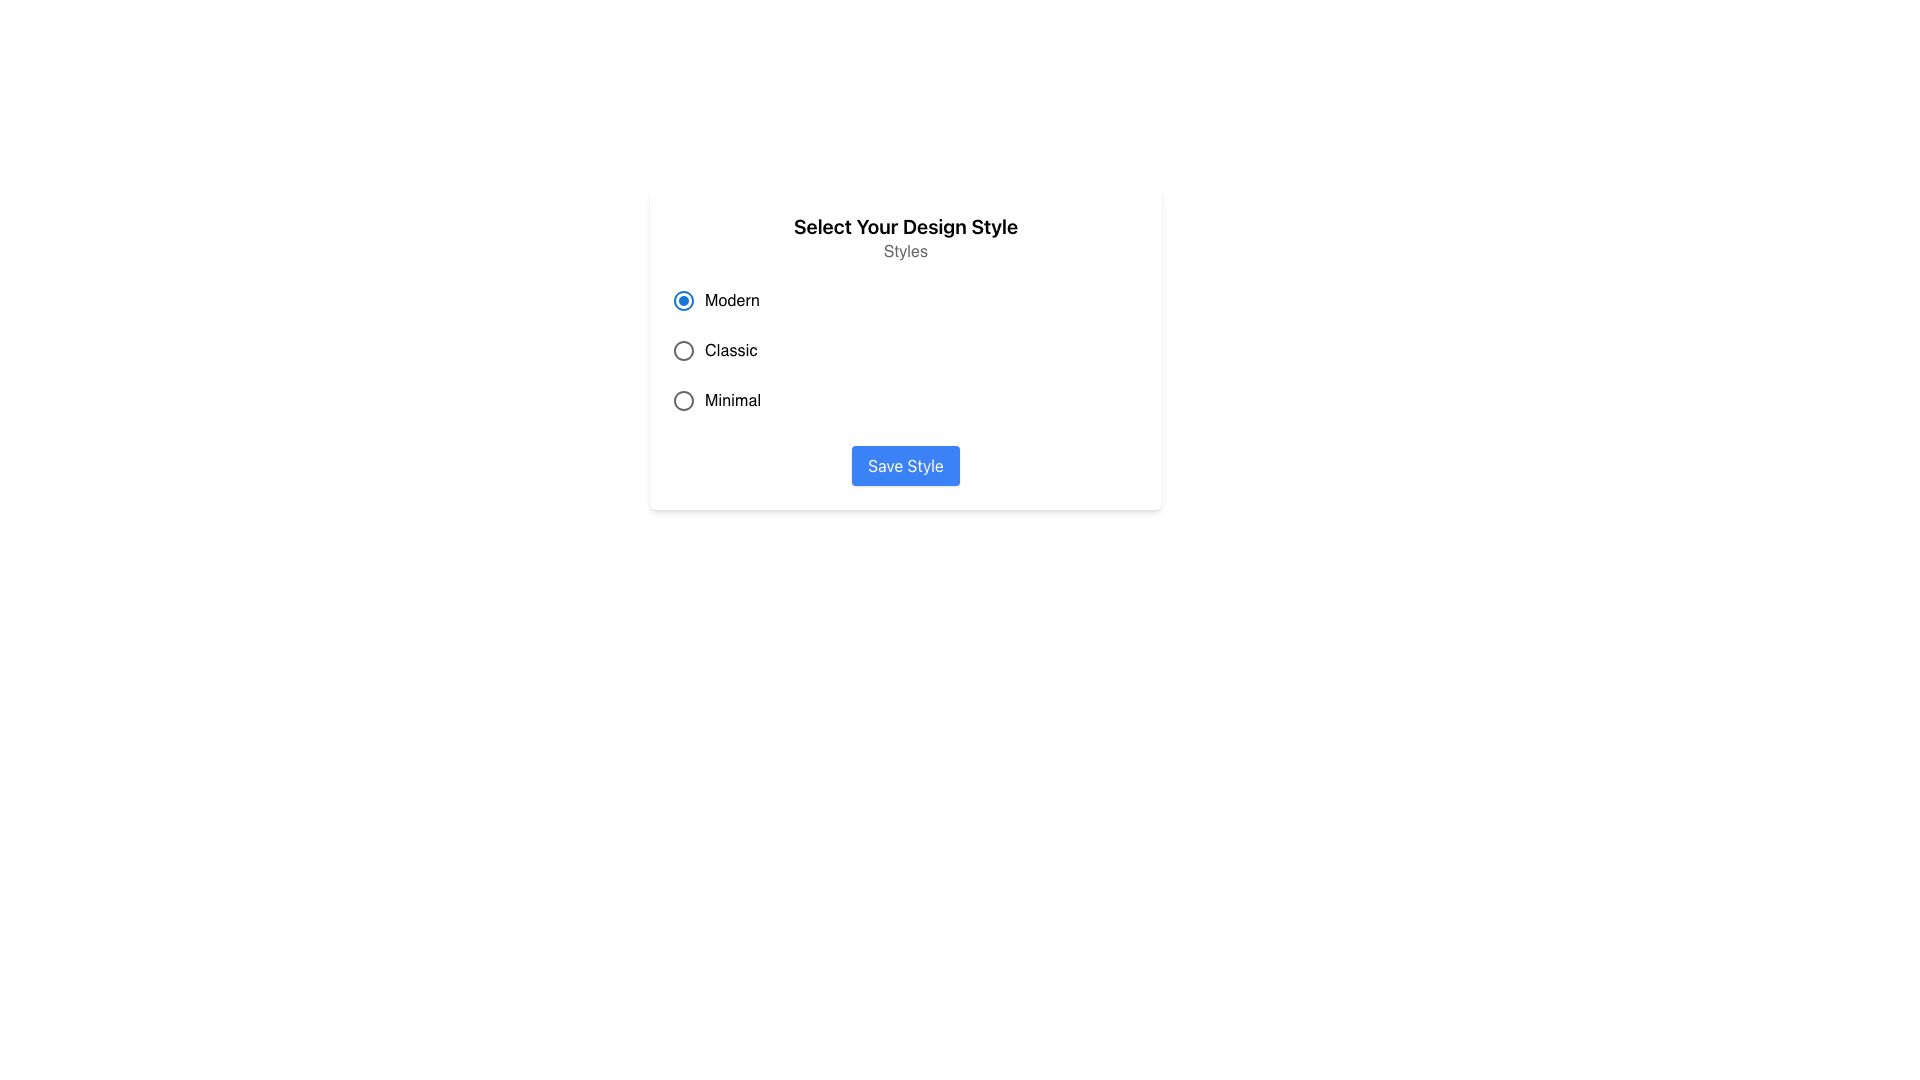  I want to click on the text label 'Modern' which serves as the descriptive name for the corresponding radio button, so click(731, 300).